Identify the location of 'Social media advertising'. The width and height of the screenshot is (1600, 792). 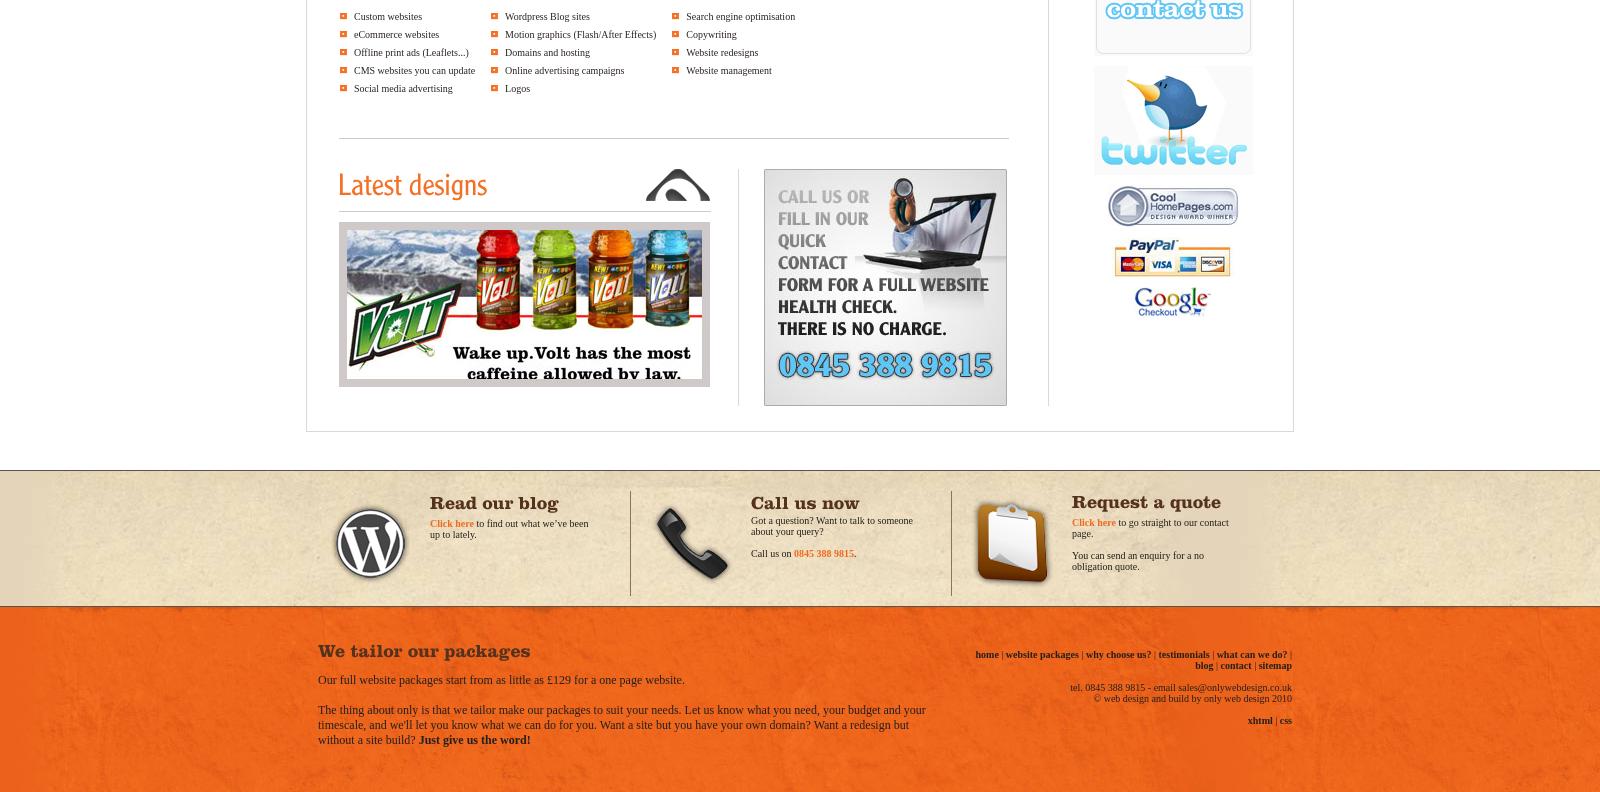
(402, 88).